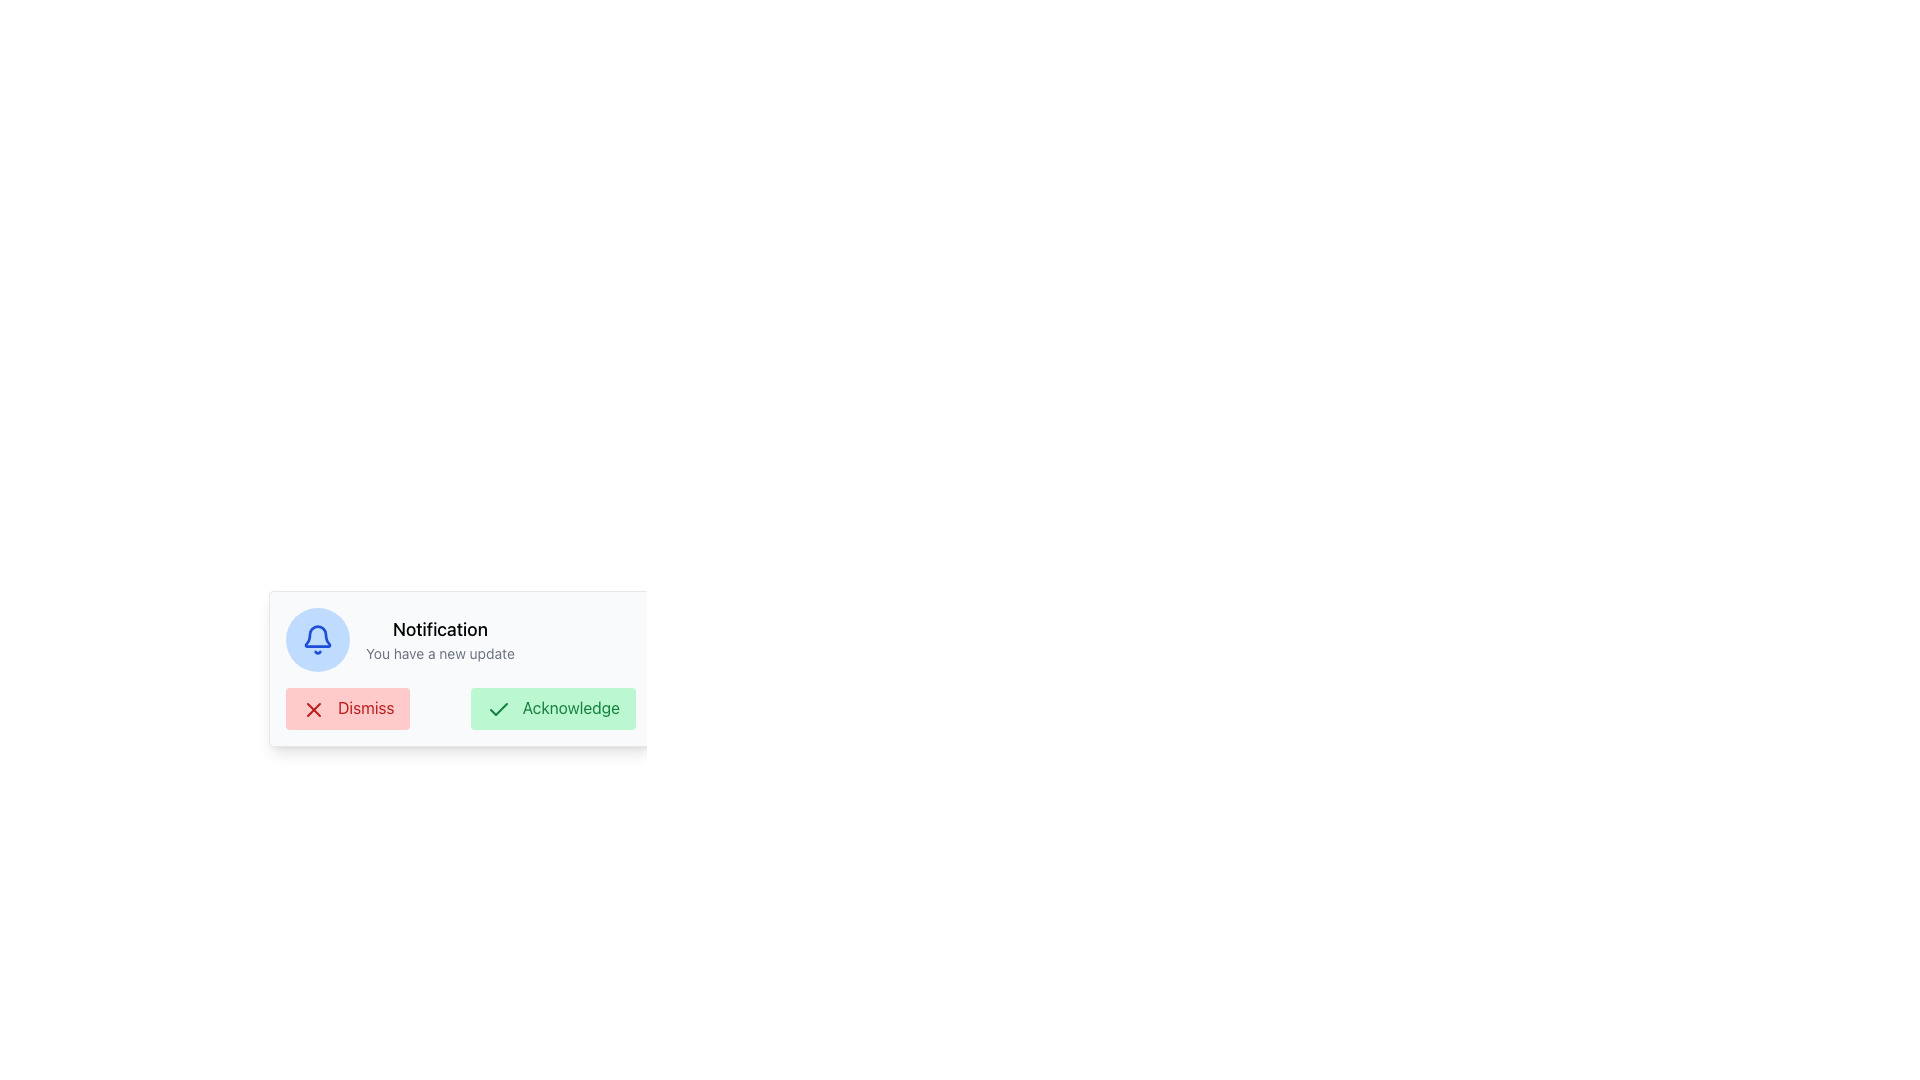 The image size is (1920, 1080). What do you see at coordinates (459, 640) in the screenshot?
I see `the text label that displays the new update notification` at bounding box center [459, 640].